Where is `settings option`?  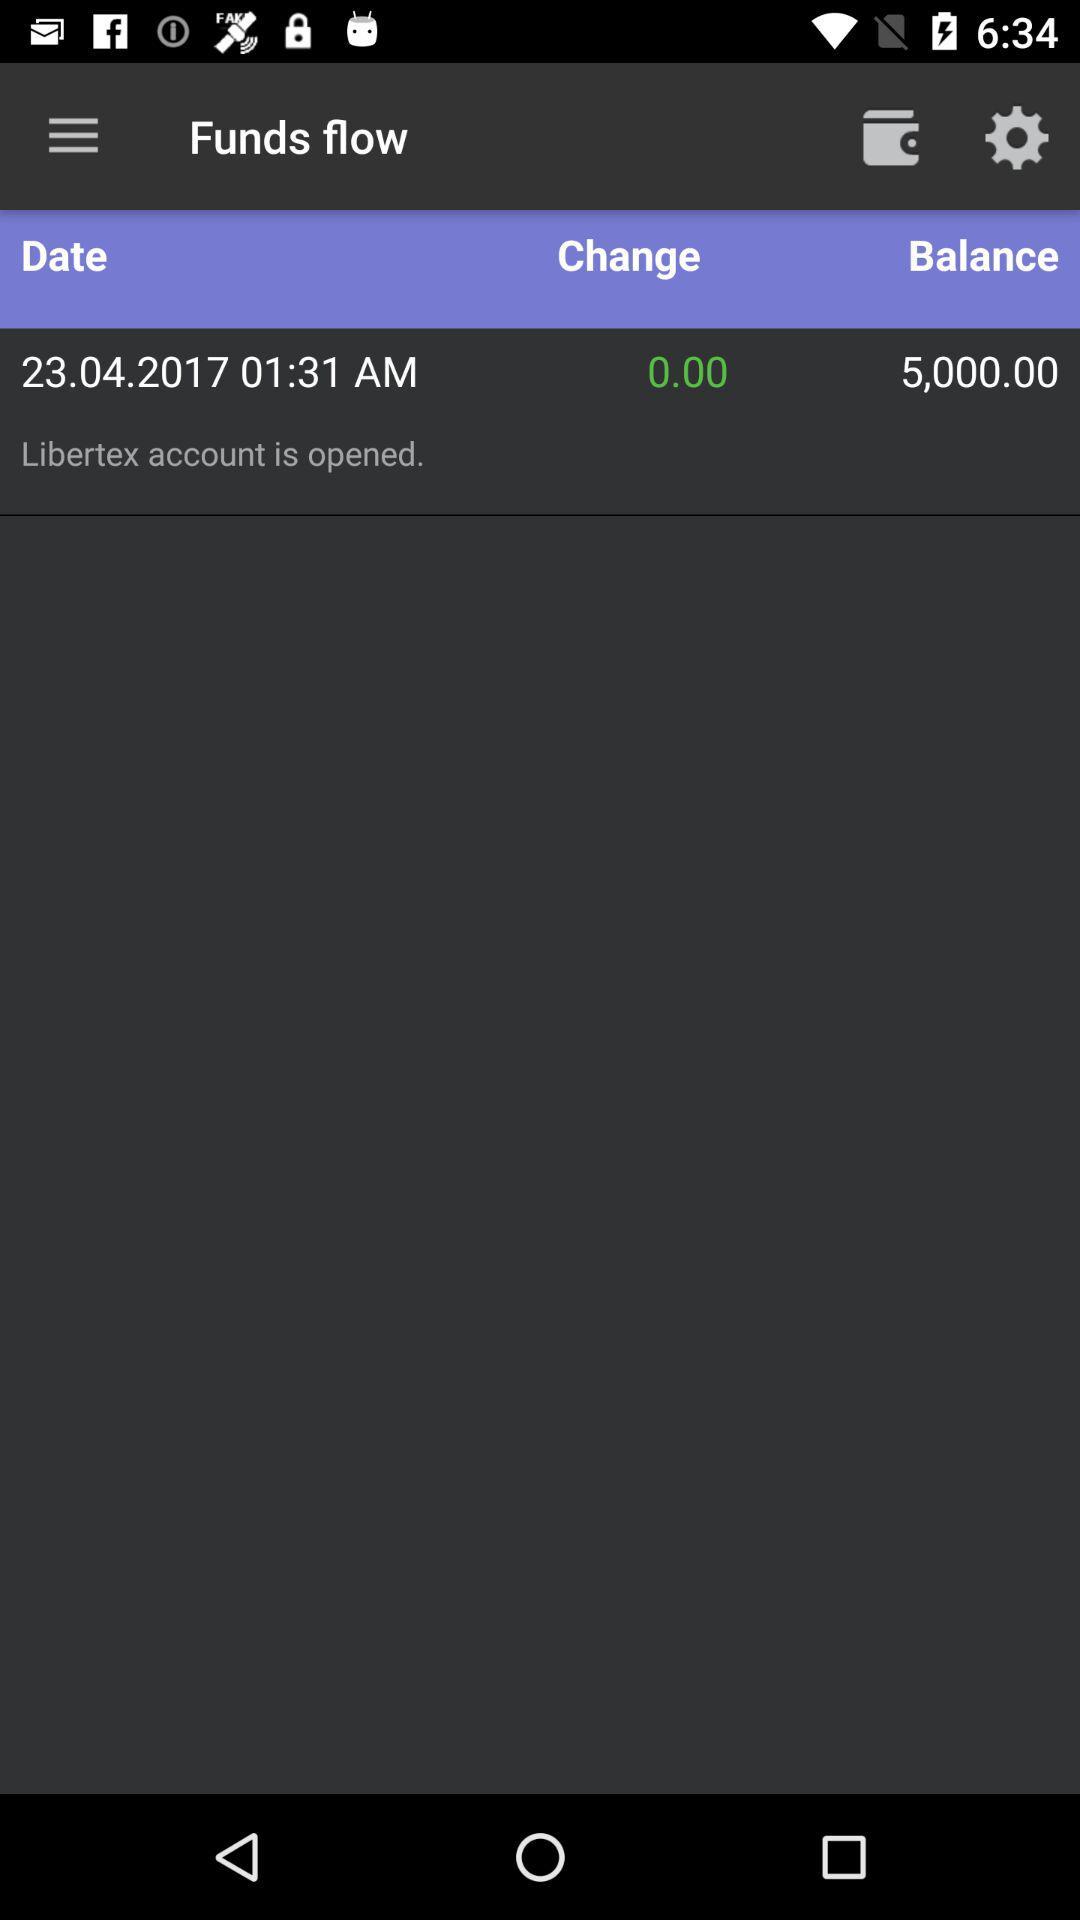 settings option is located at coordinates (1017, 135).